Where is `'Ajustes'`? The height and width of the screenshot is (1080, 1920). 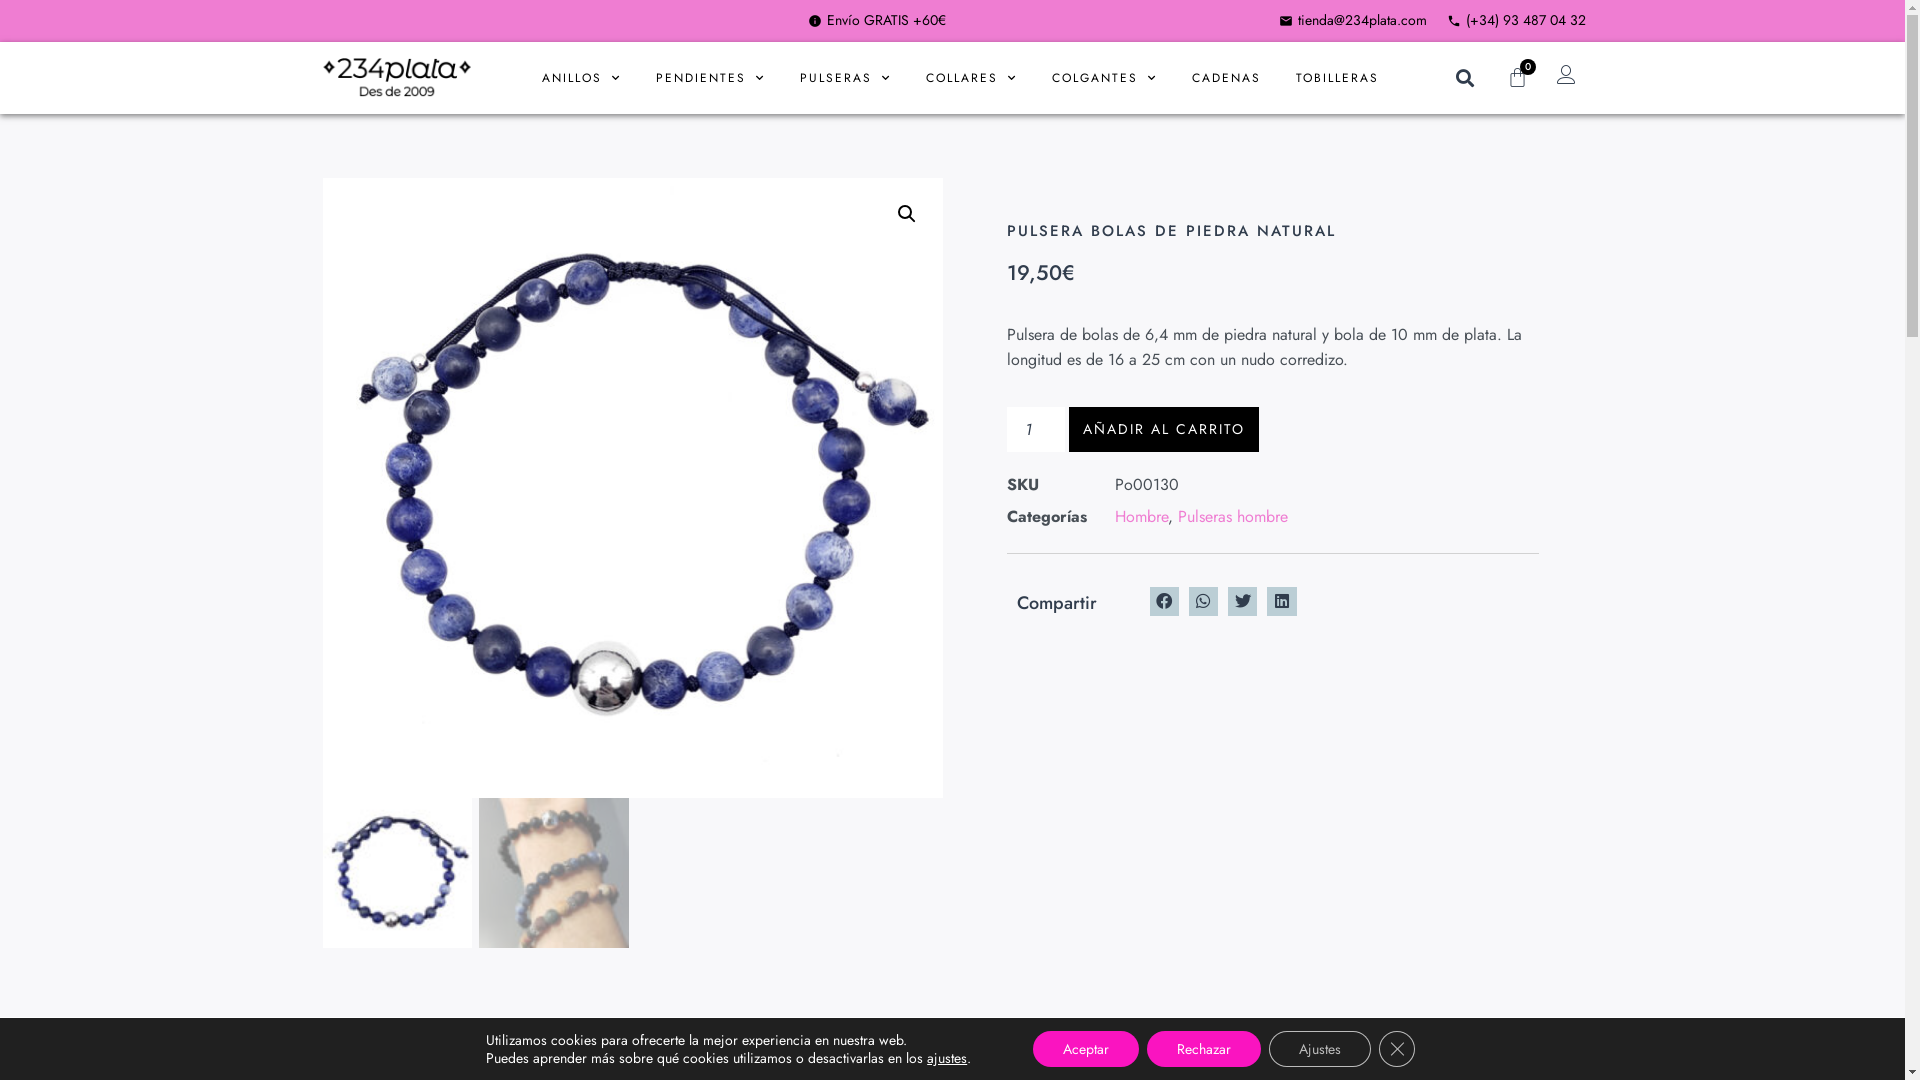 'Ajustes' is located at coordinates (1320, 1048).